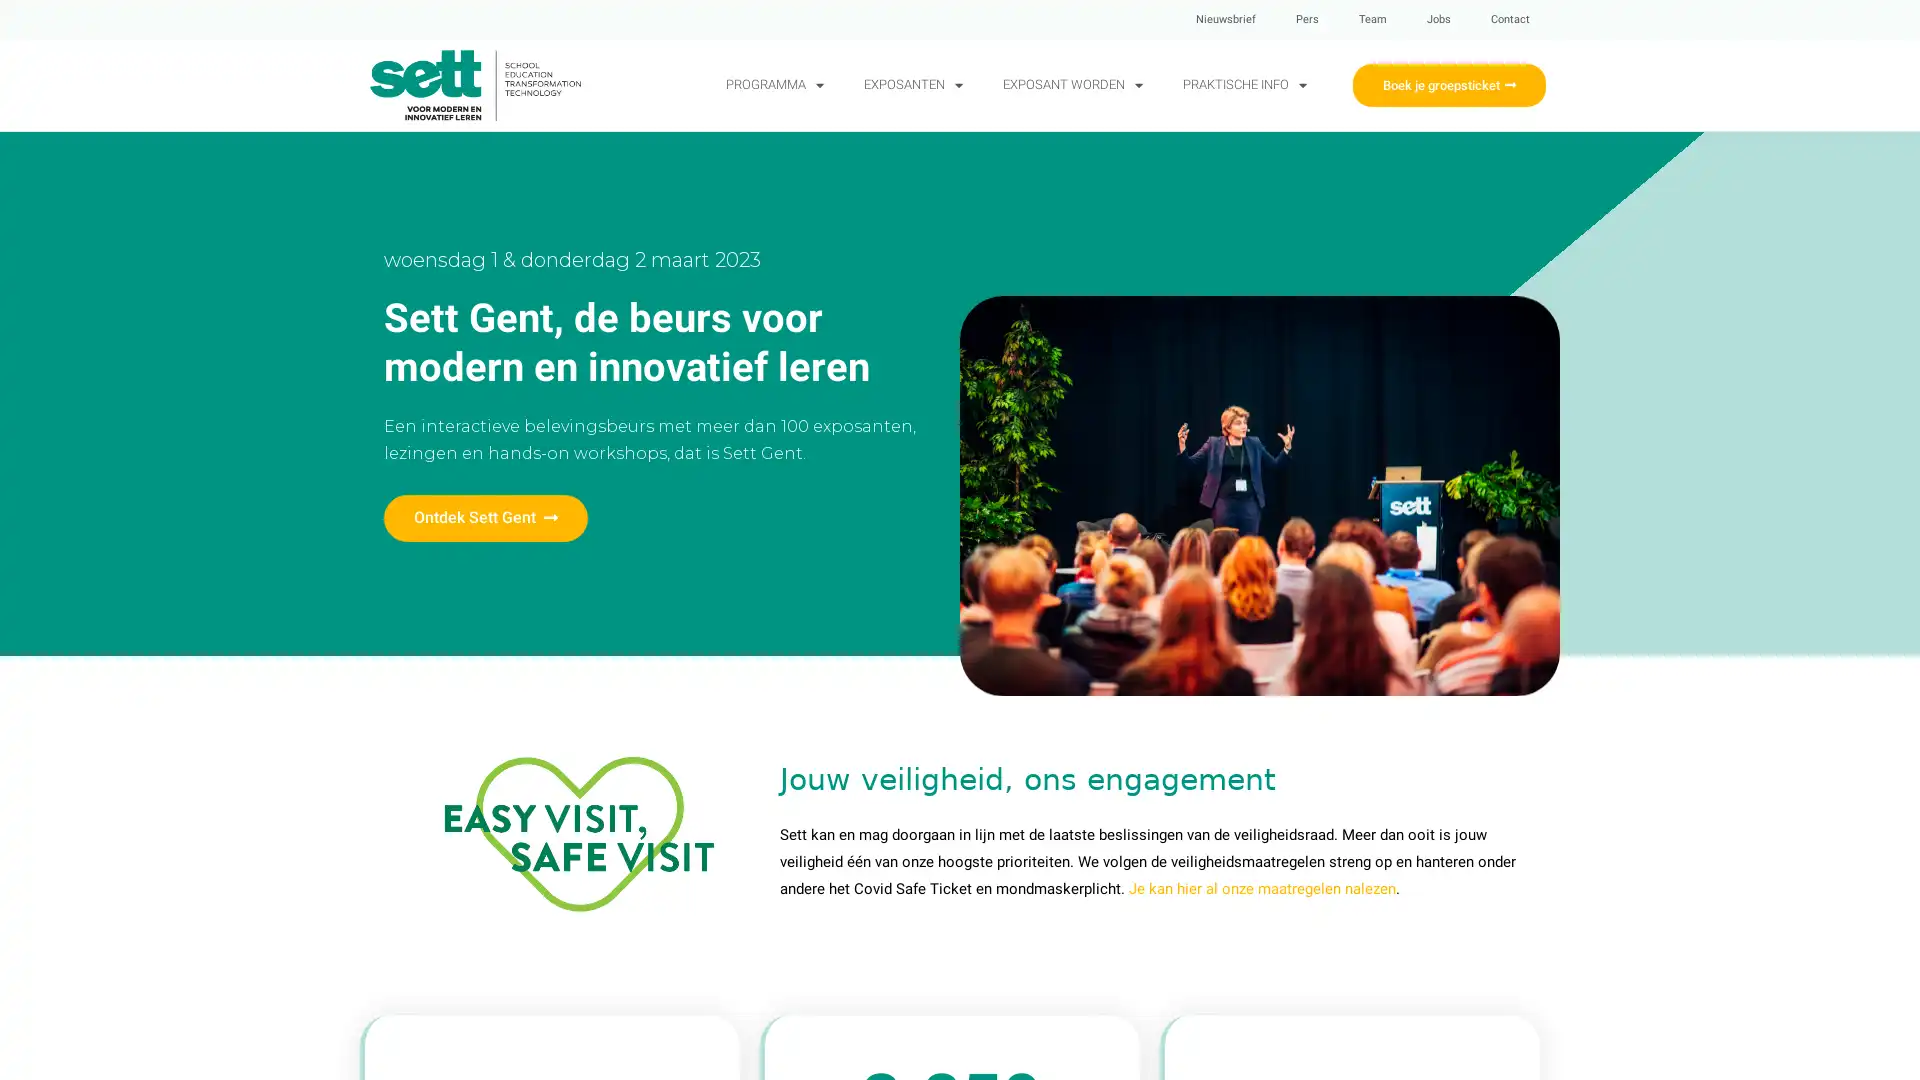 The height and width of the screenshot is (1080, 1920). I want to click on Ontdek Sett Gent, so click(485, 517).